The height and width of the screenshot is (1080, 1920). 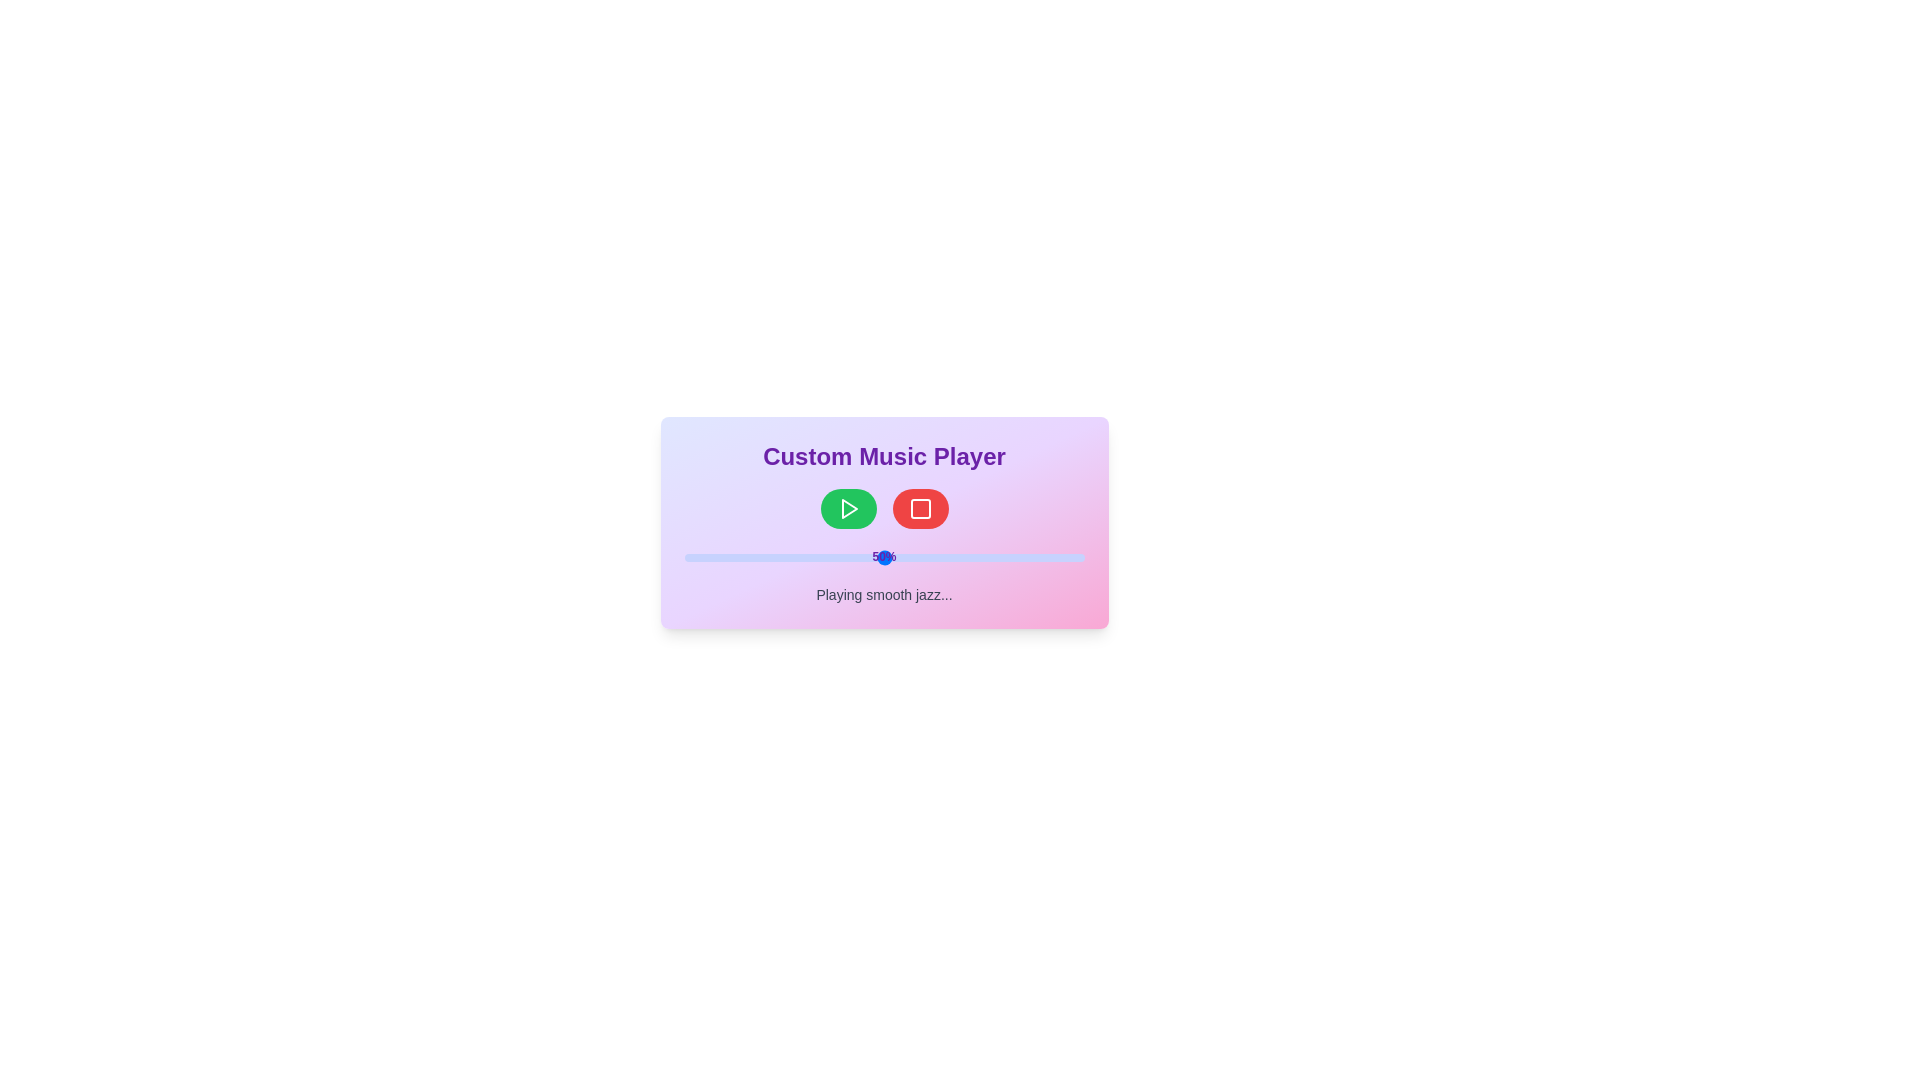 What do you see at coordinates (919, 508) in the screenshot?
I see `the square stop or record button in the music player, located slightly to the right of the center of the overall layout, adjacent to the green play button` at bounding box center [919, 508].